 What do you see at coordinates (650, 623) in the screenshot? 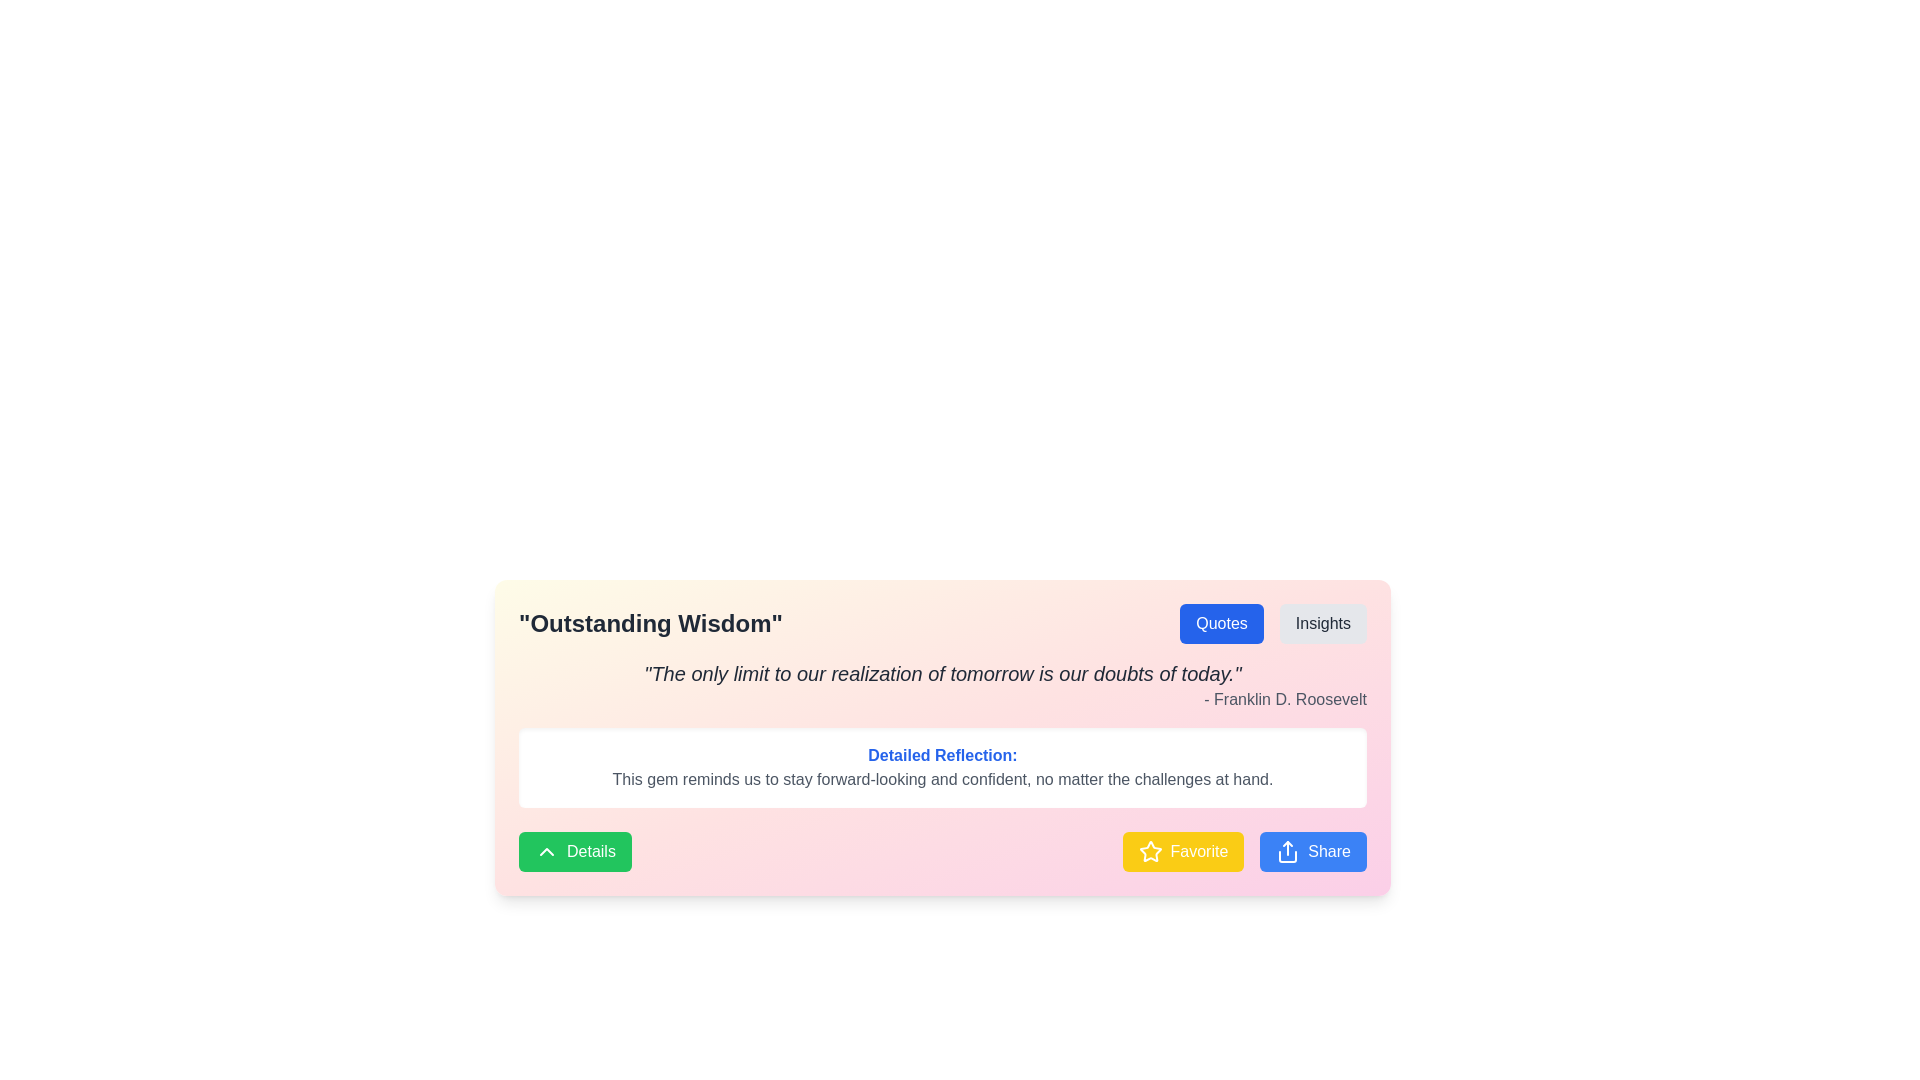
I see `the text element displaying 'Outstanding Wisdom' in bold and large font to select the text` at bounding box center [650, 623].